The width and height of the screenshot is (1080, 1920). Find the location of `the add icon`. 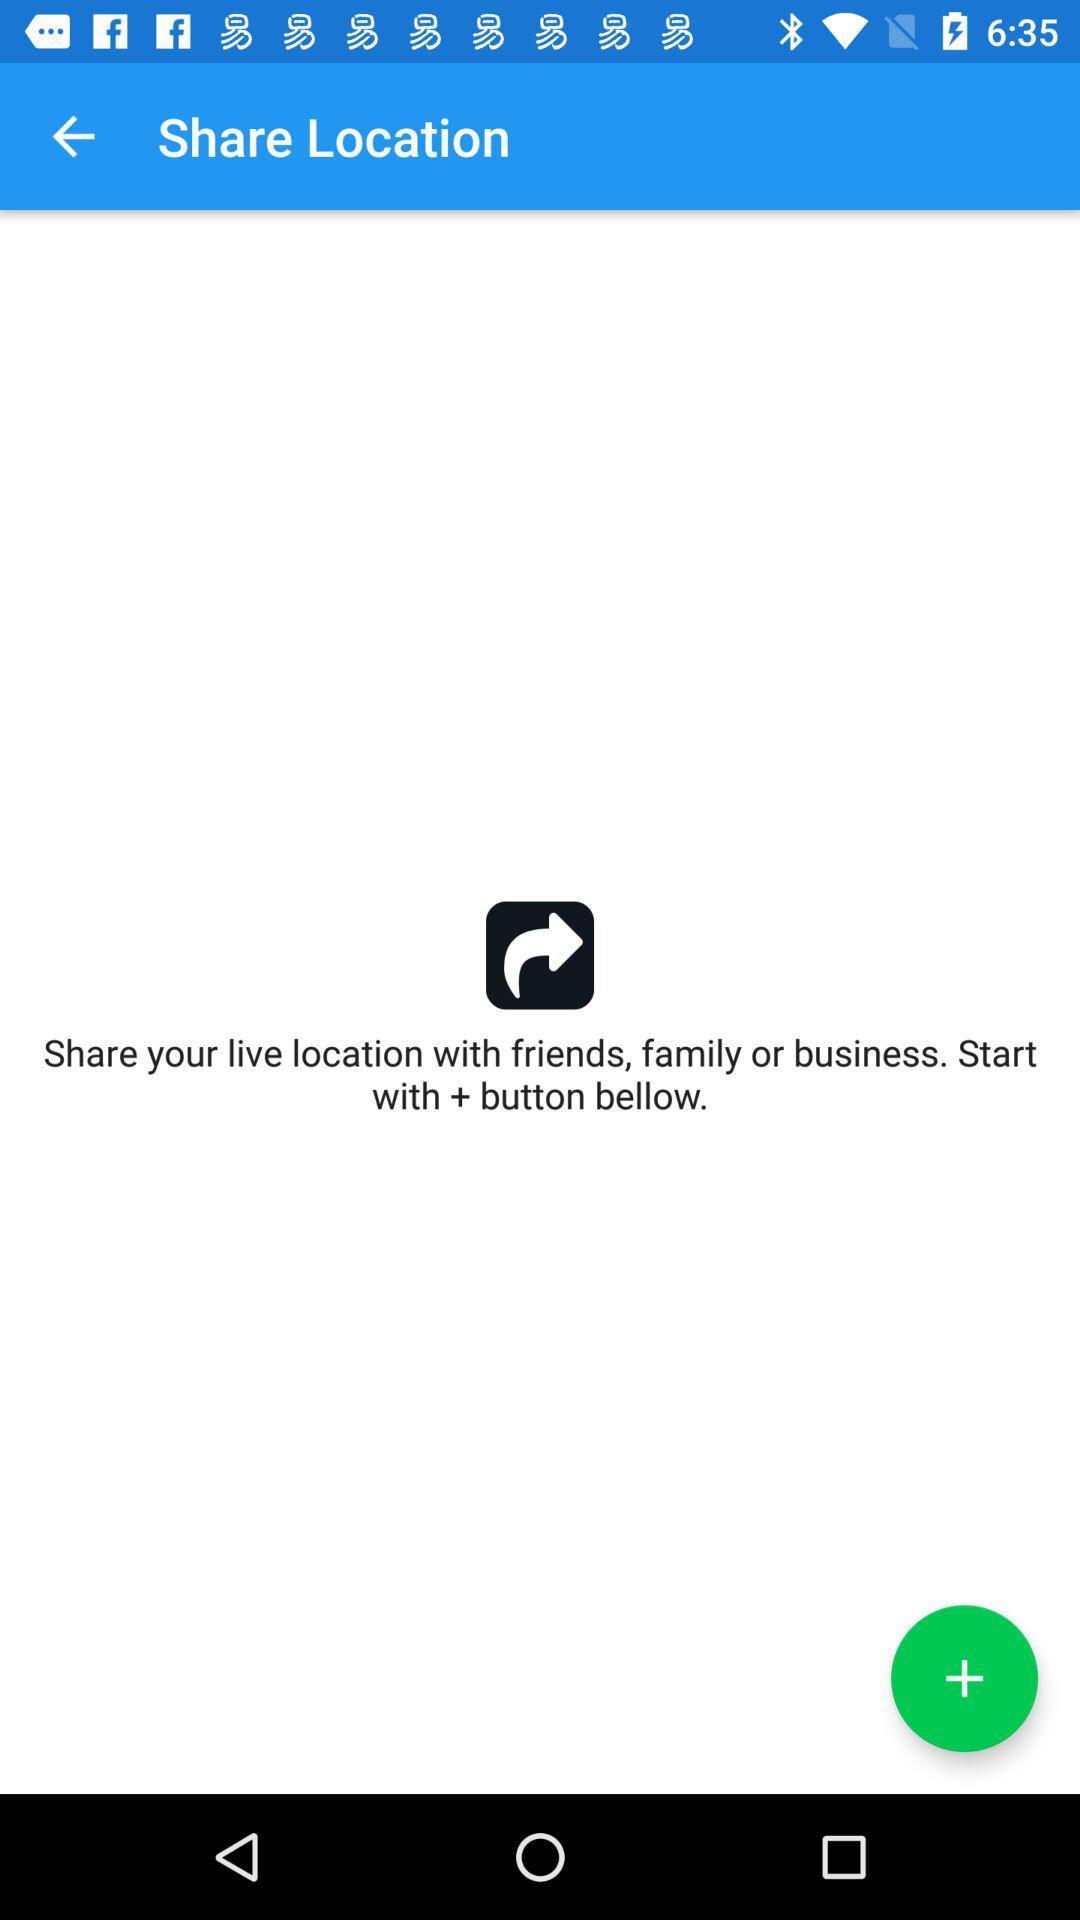

the add icon is located at coordinates (963, 1678).